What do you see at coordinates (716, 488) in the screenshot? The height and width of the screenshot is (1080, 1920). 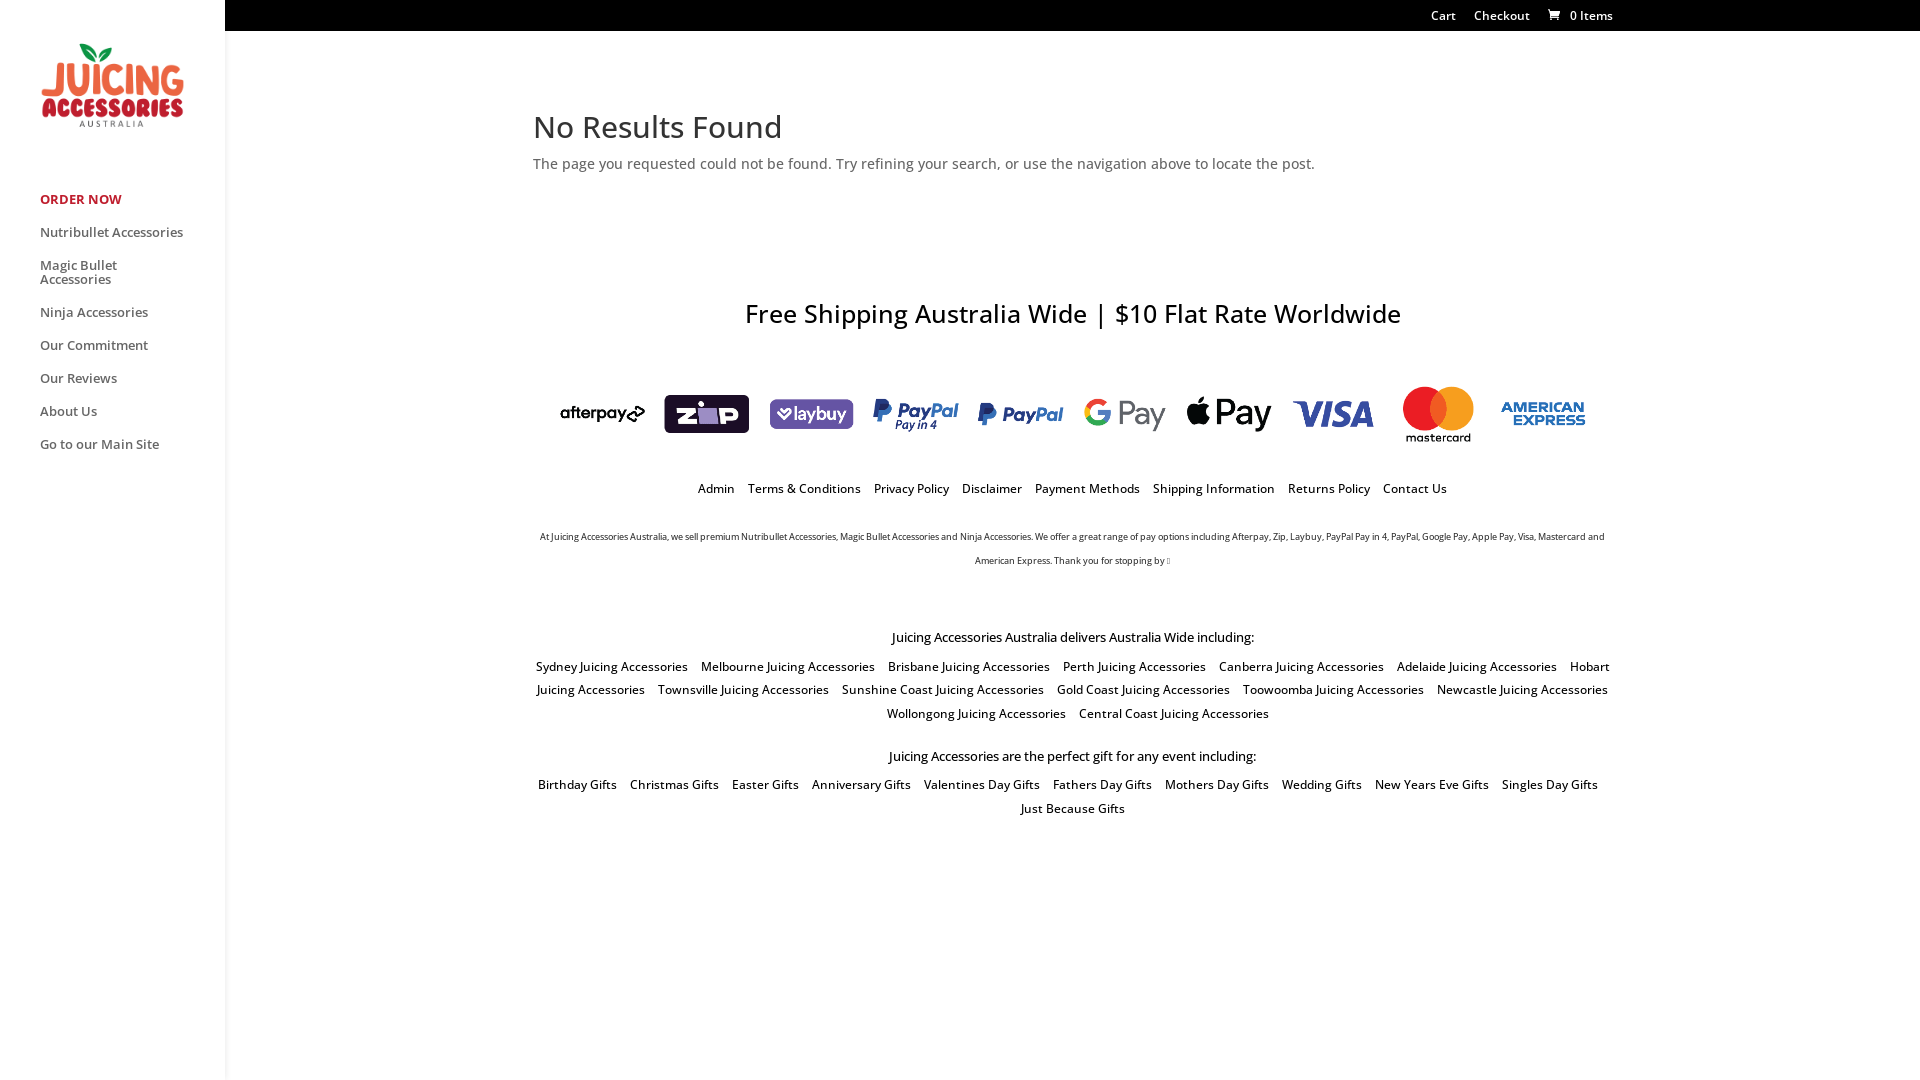 I see `'Admin'` at bounding box center [716, 488].